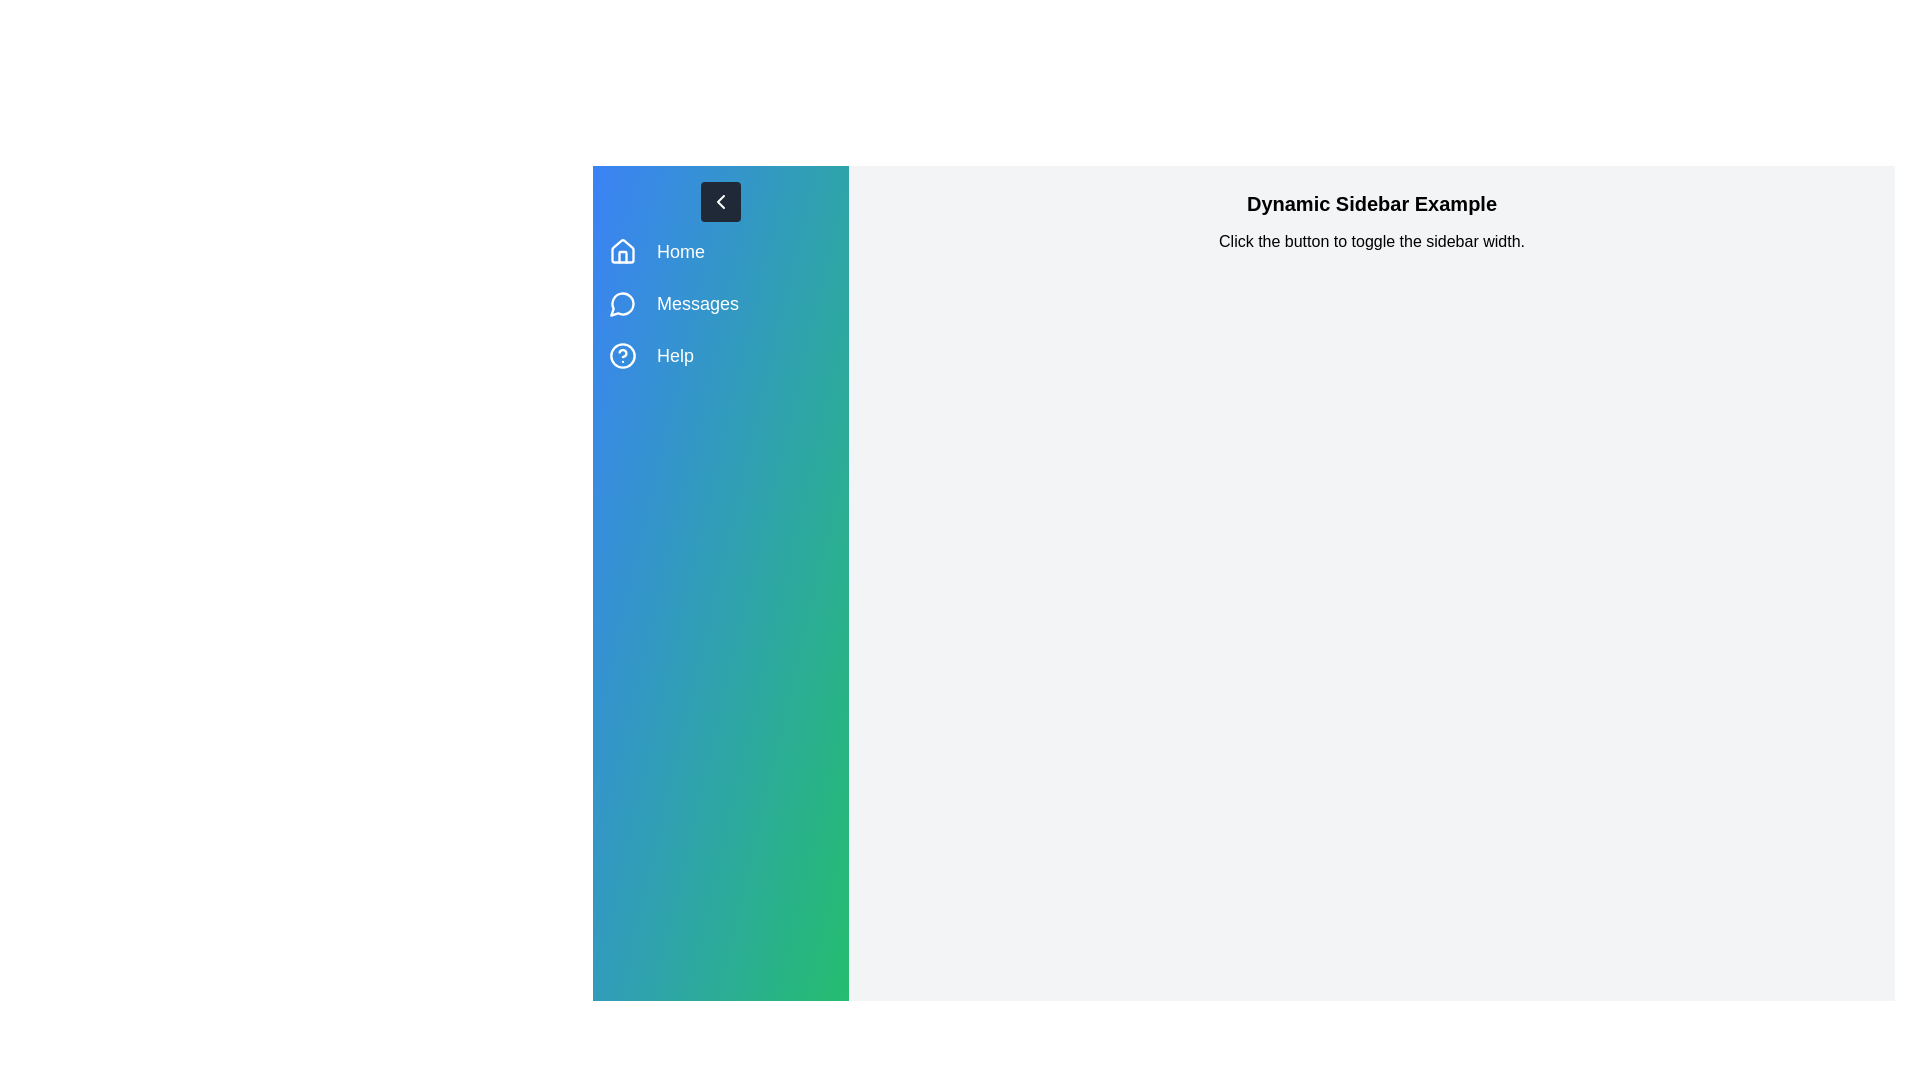  Describe the element at coordinates (720, 304) in the screenshot. I see `the menu item Messages from the sidebar` at that location.